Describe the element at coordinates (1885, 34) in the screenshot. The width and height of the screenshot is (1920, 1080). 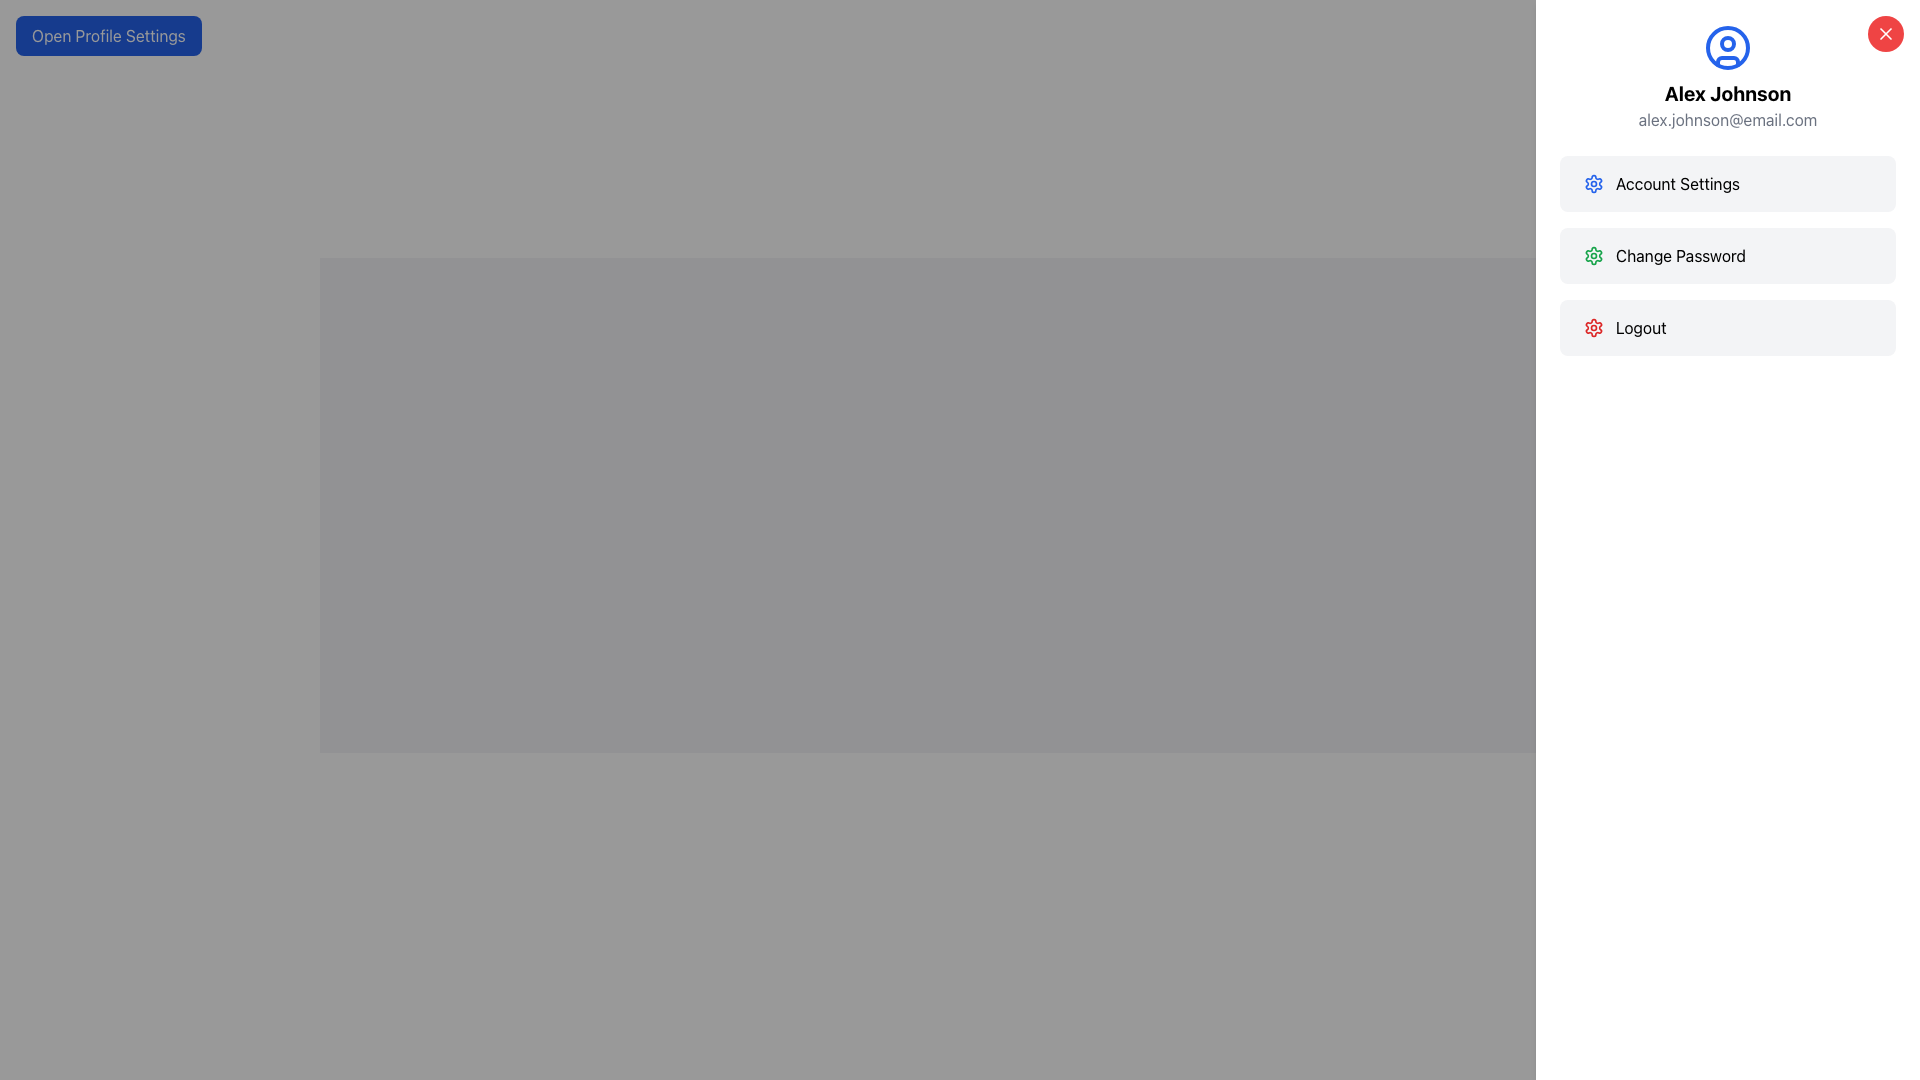
I see `the 'X' icon within the circular red button located in the top-right corner of the right-hand white side panel` at that location.